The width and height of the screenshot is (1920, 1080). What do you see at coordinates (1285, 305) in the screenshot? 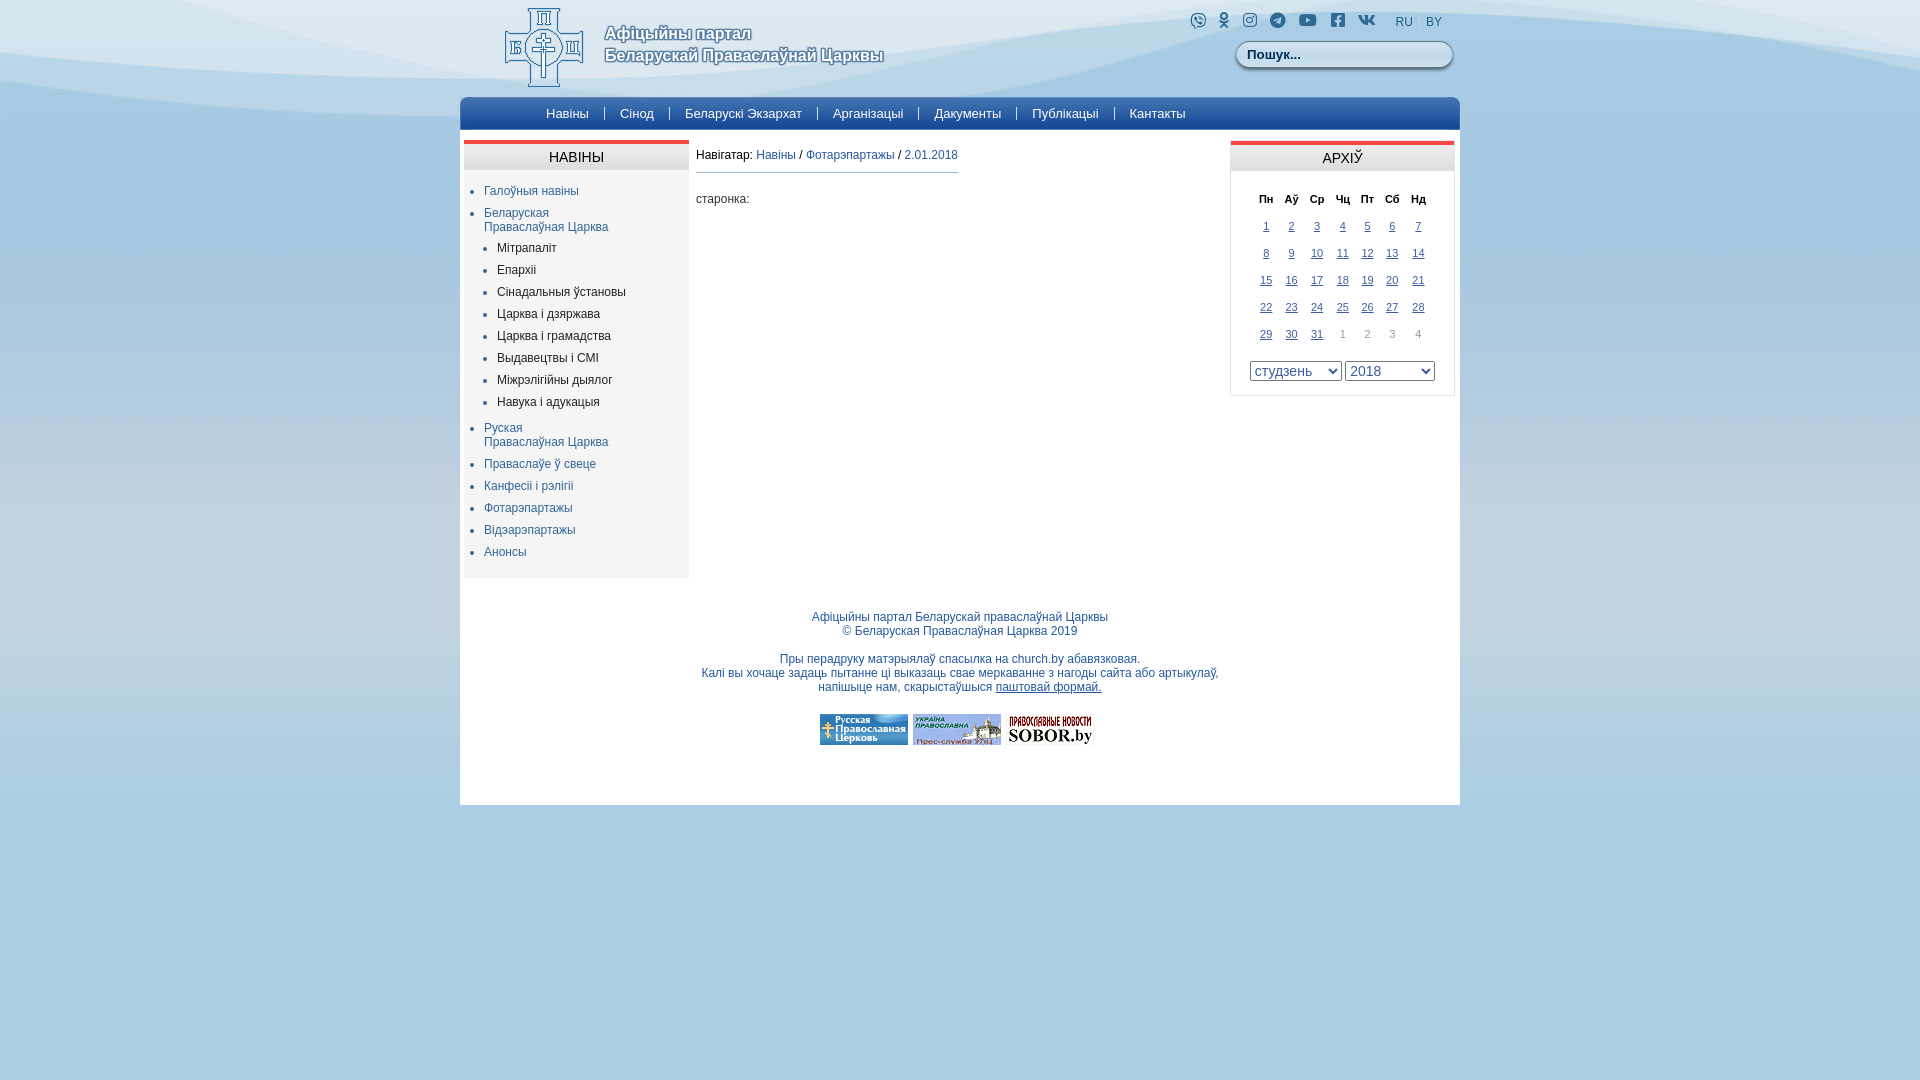
I see `'23'` at bounding box center [1285, 305].